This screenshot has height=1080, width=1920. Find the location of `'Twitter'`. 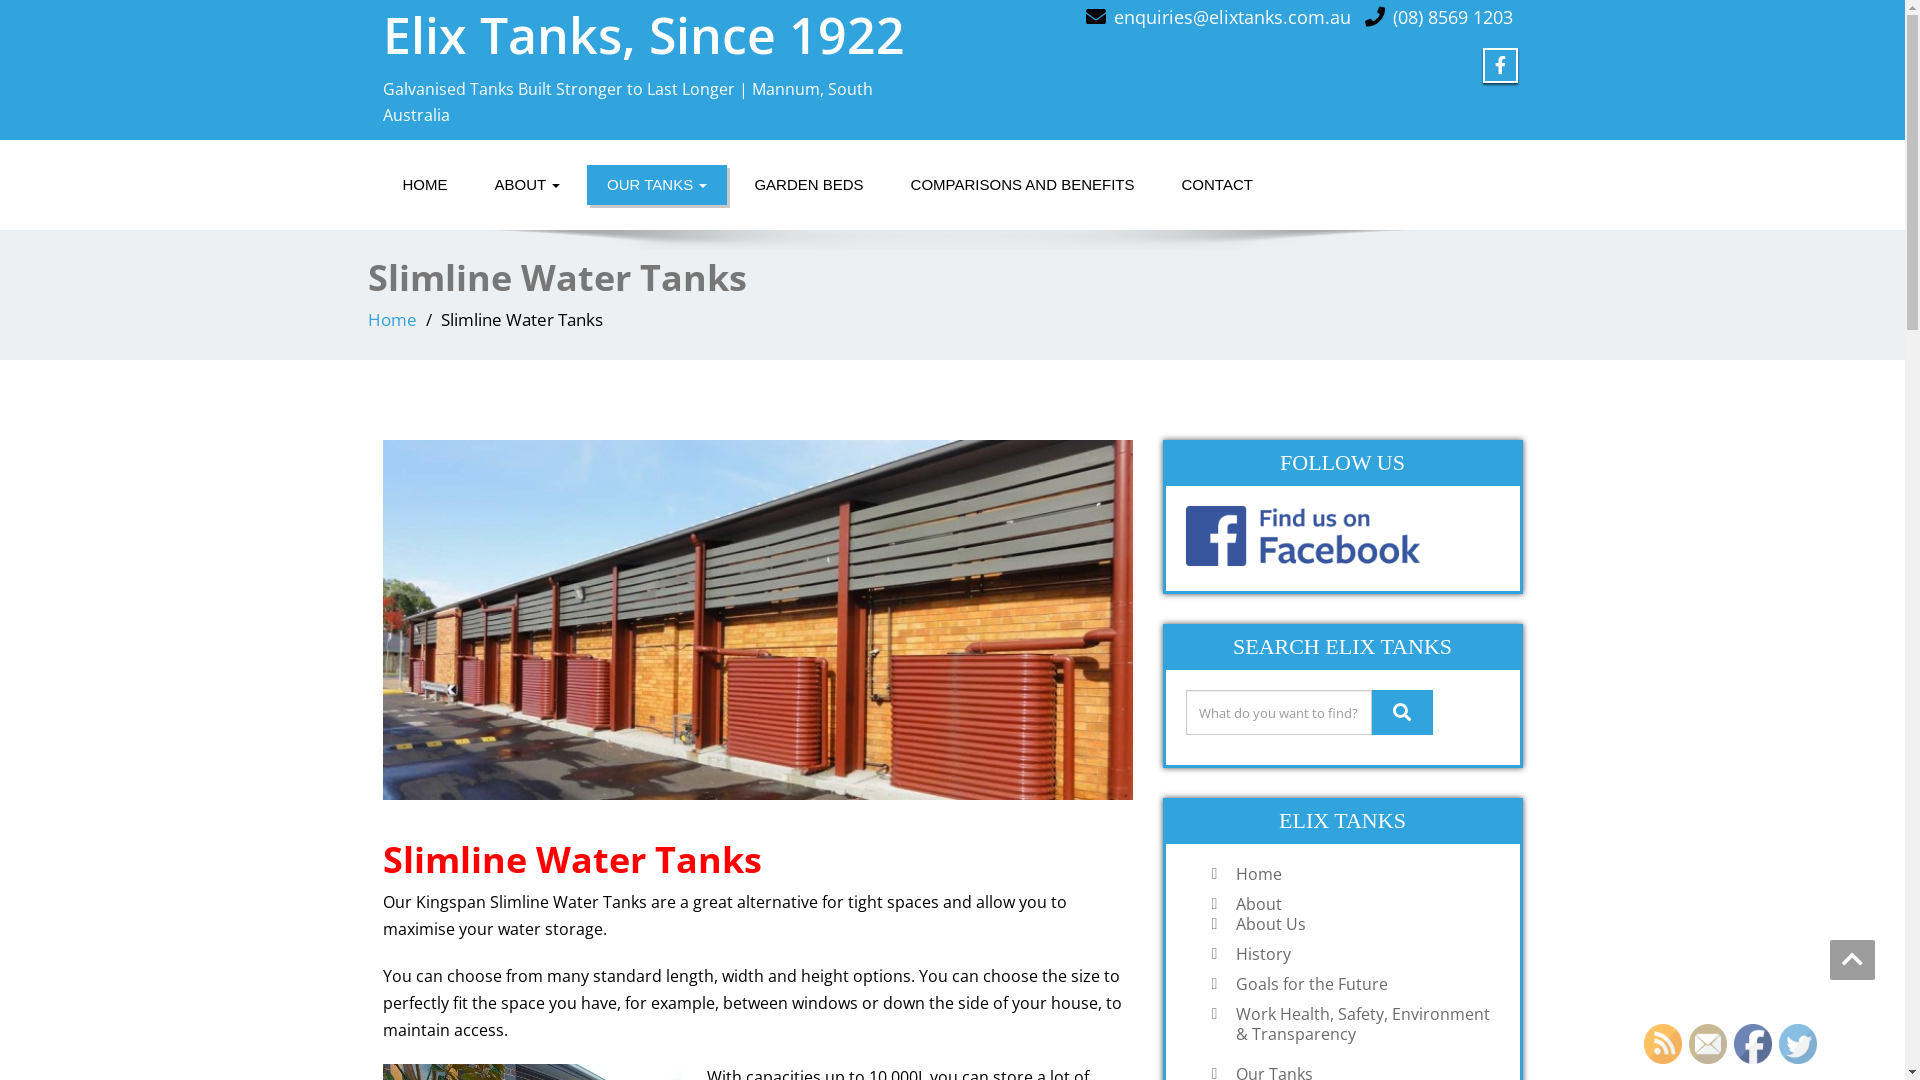

'Twitter' is located at coordinates (1798, 1043).